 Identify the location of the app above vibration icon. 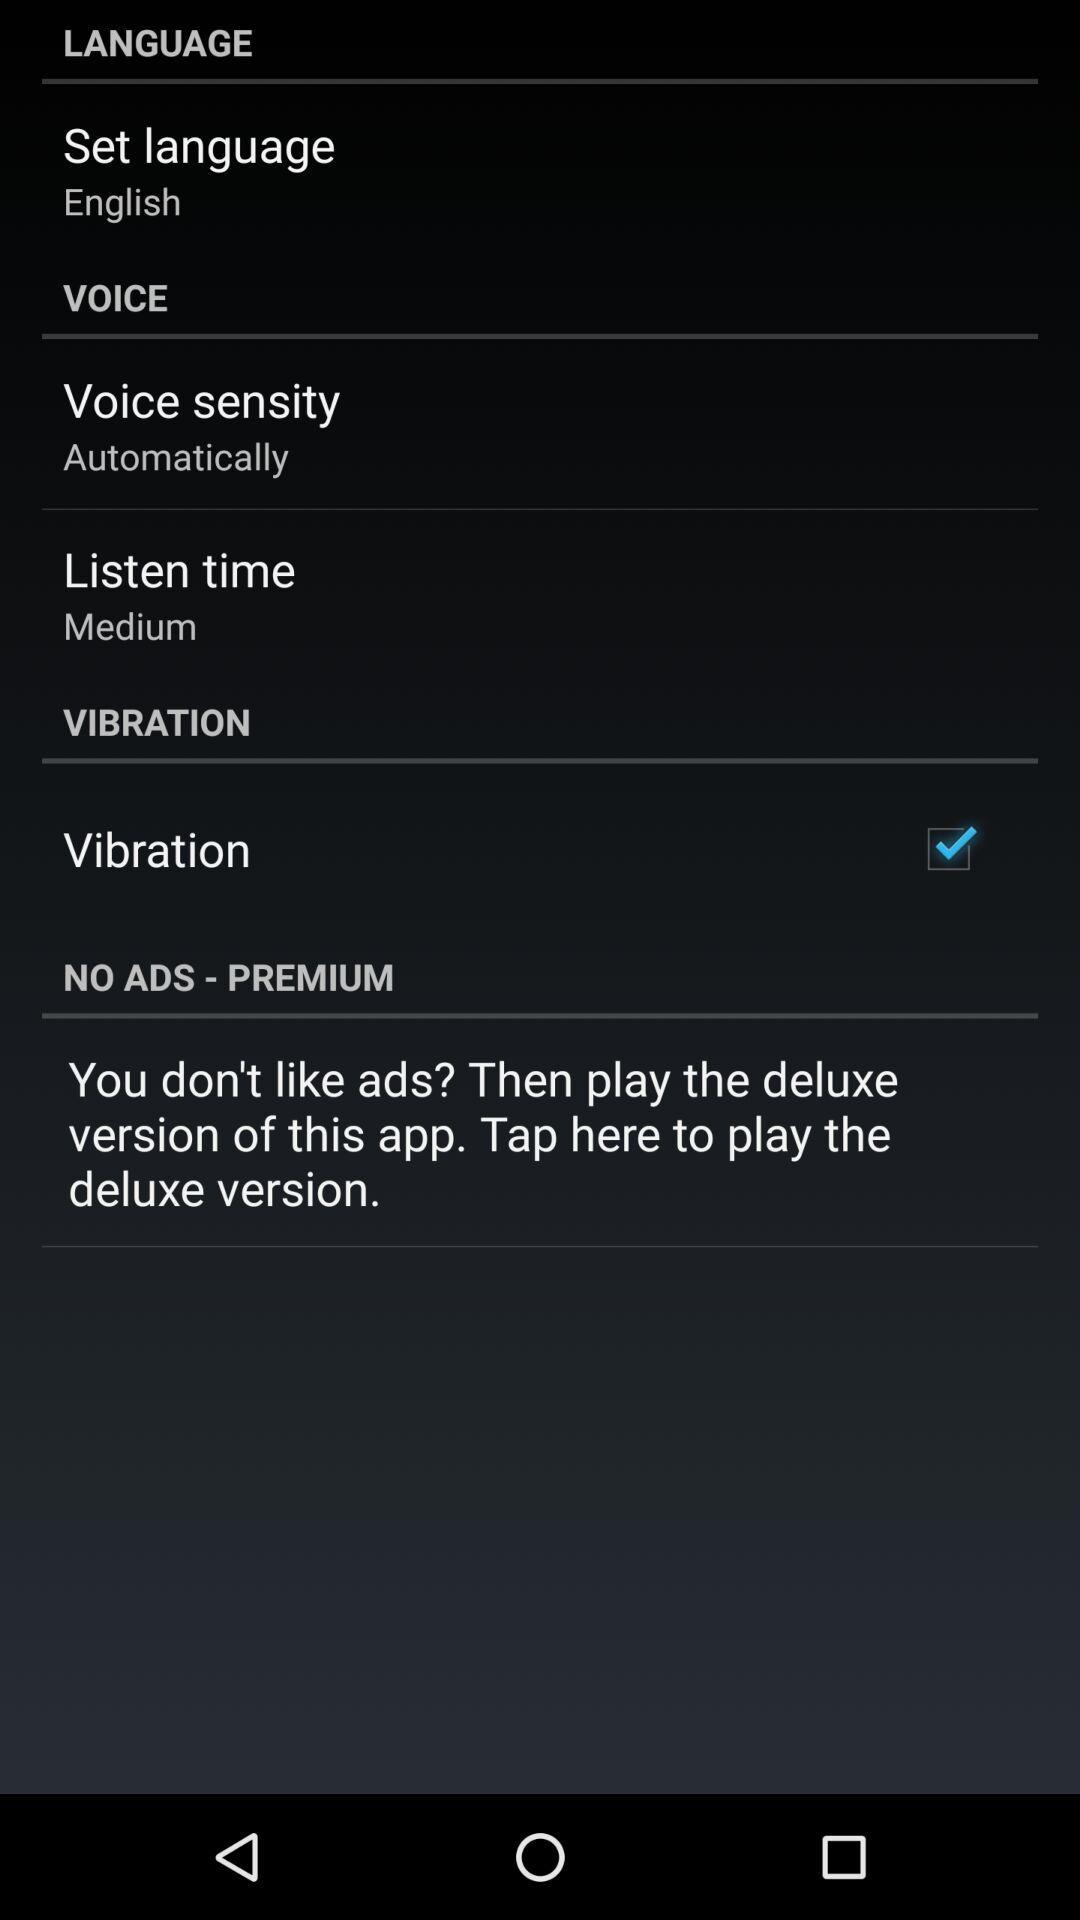
(130, 624).